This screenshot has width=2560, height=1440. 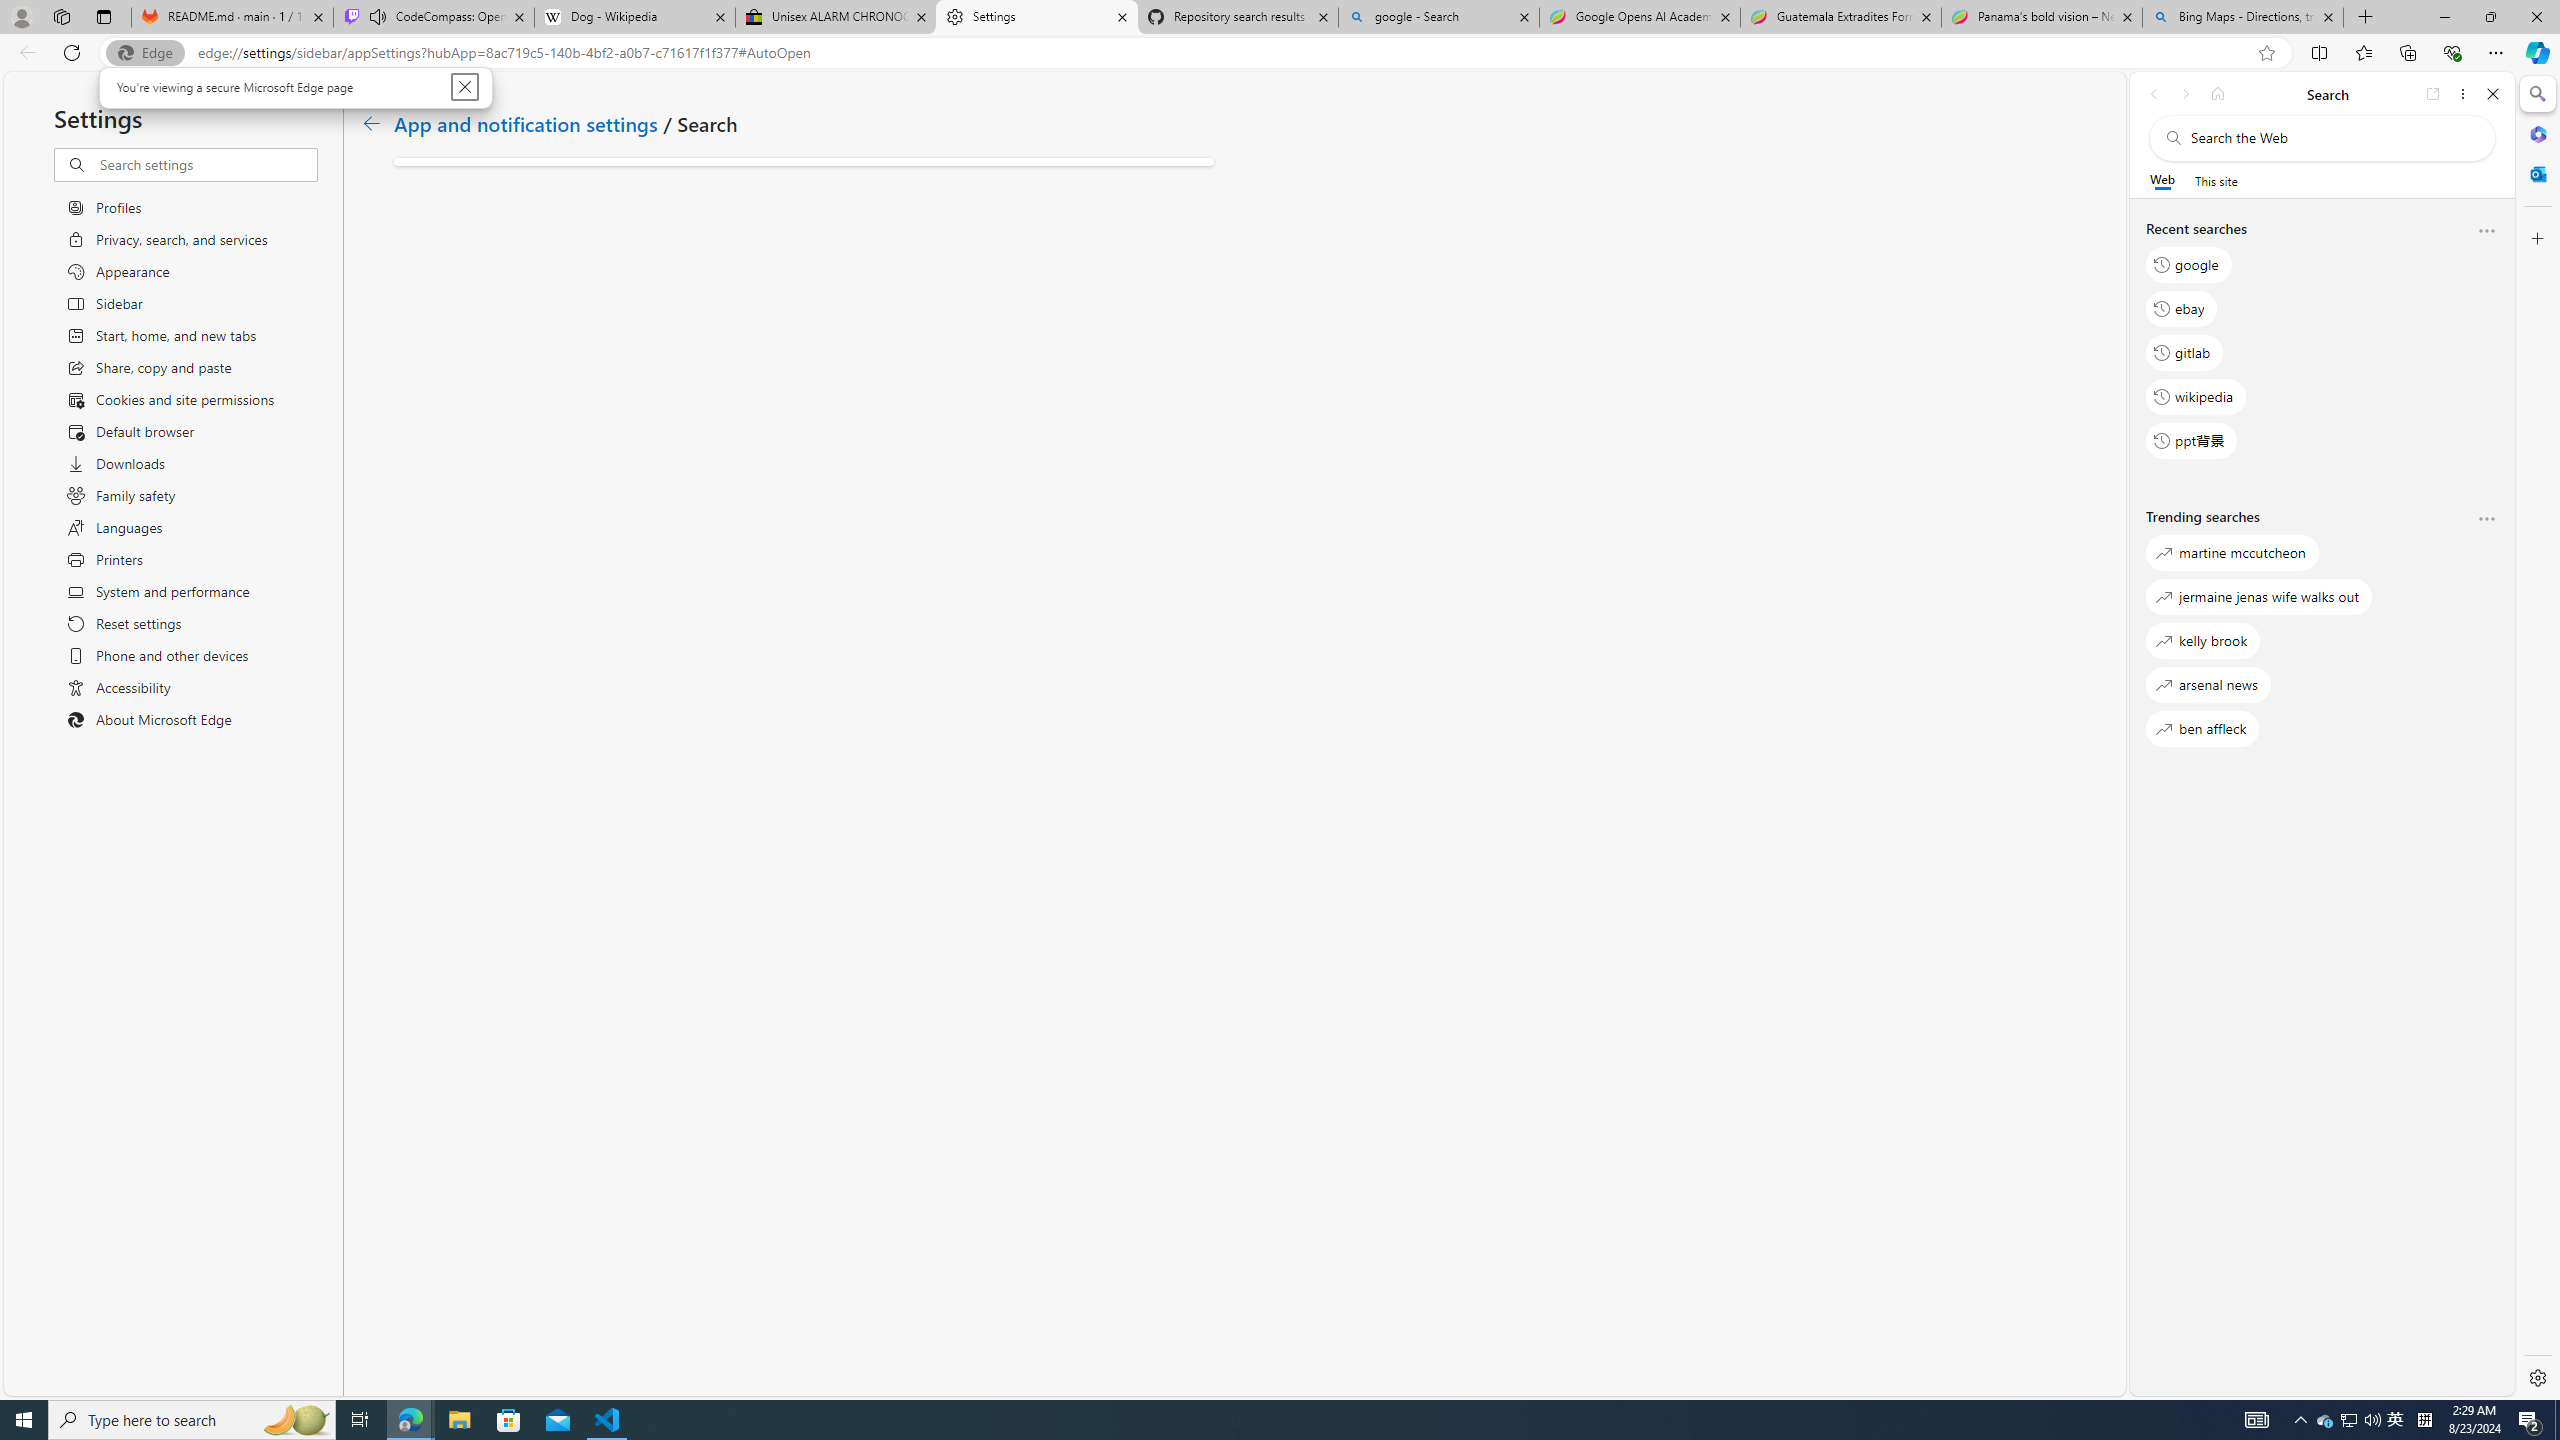 I want to click on 'Google Opens AI Academy for Startups - Nearshore Americas', so click(x=1638, y=16).